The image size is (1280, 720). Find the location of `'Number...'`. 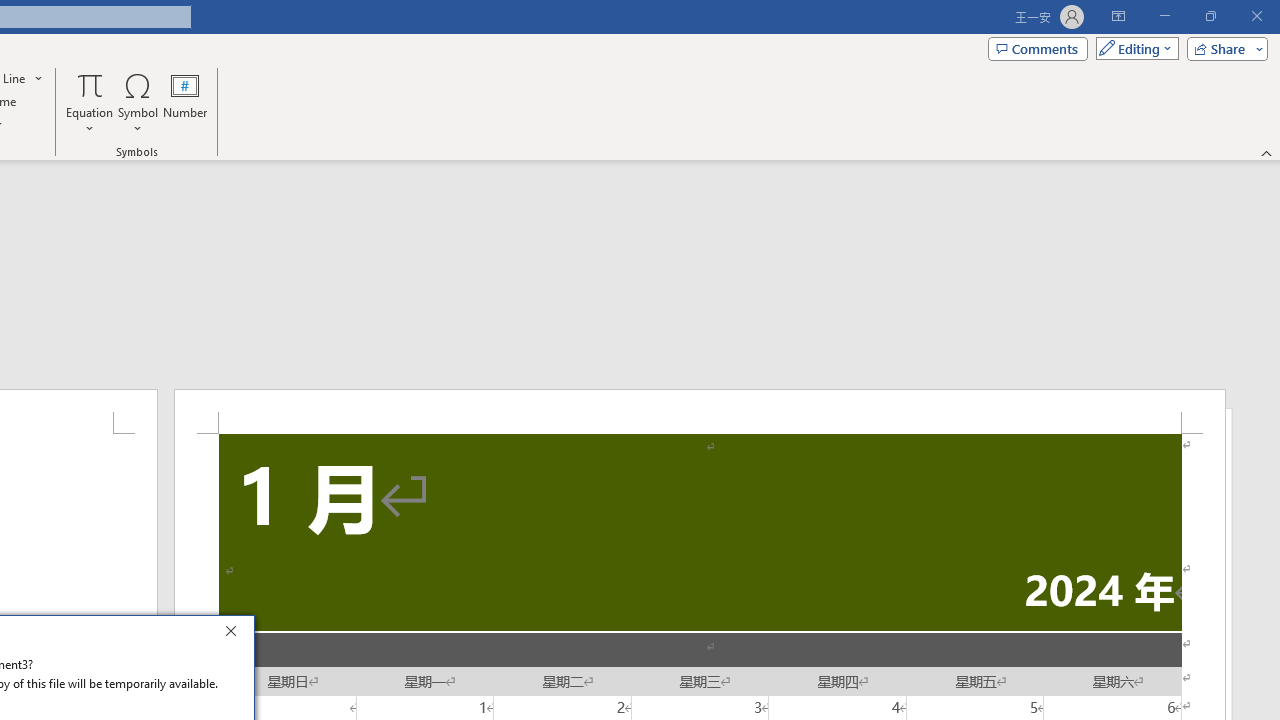

'Number...' is located at coordinates (185, 103).